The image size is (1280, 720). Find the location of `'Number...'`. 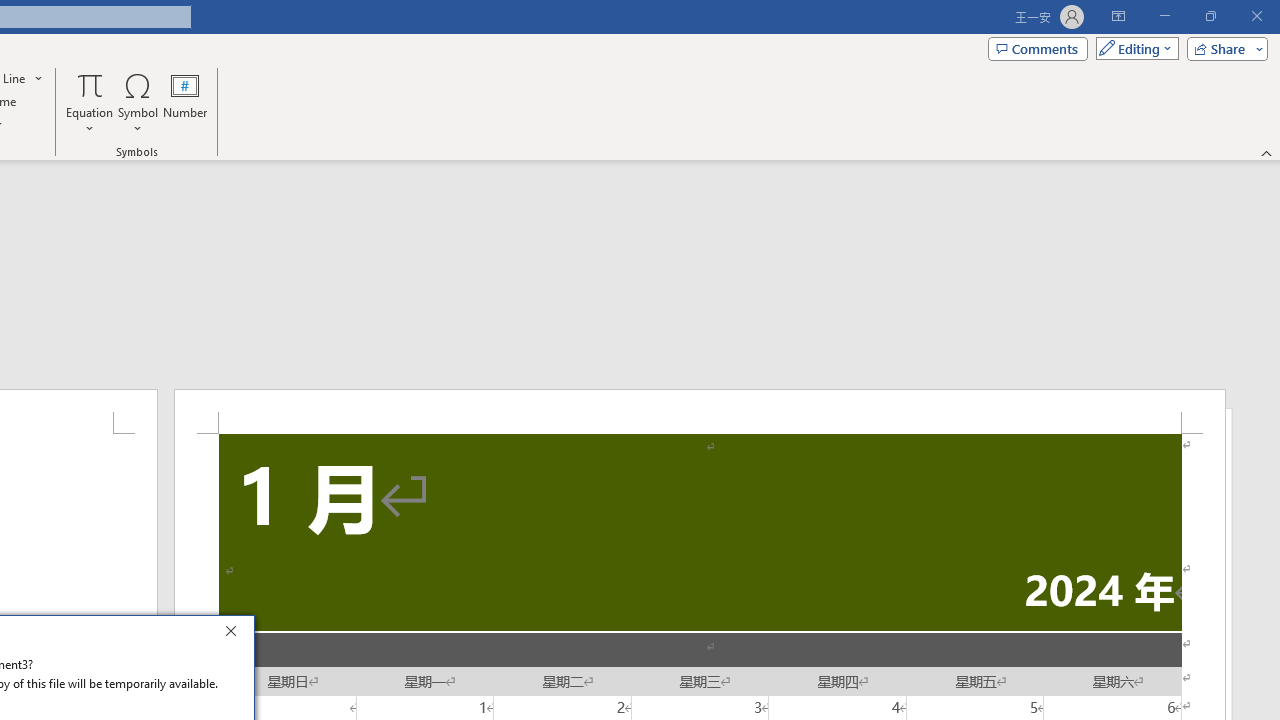

'Number...' is located at coordinates (185, 103).